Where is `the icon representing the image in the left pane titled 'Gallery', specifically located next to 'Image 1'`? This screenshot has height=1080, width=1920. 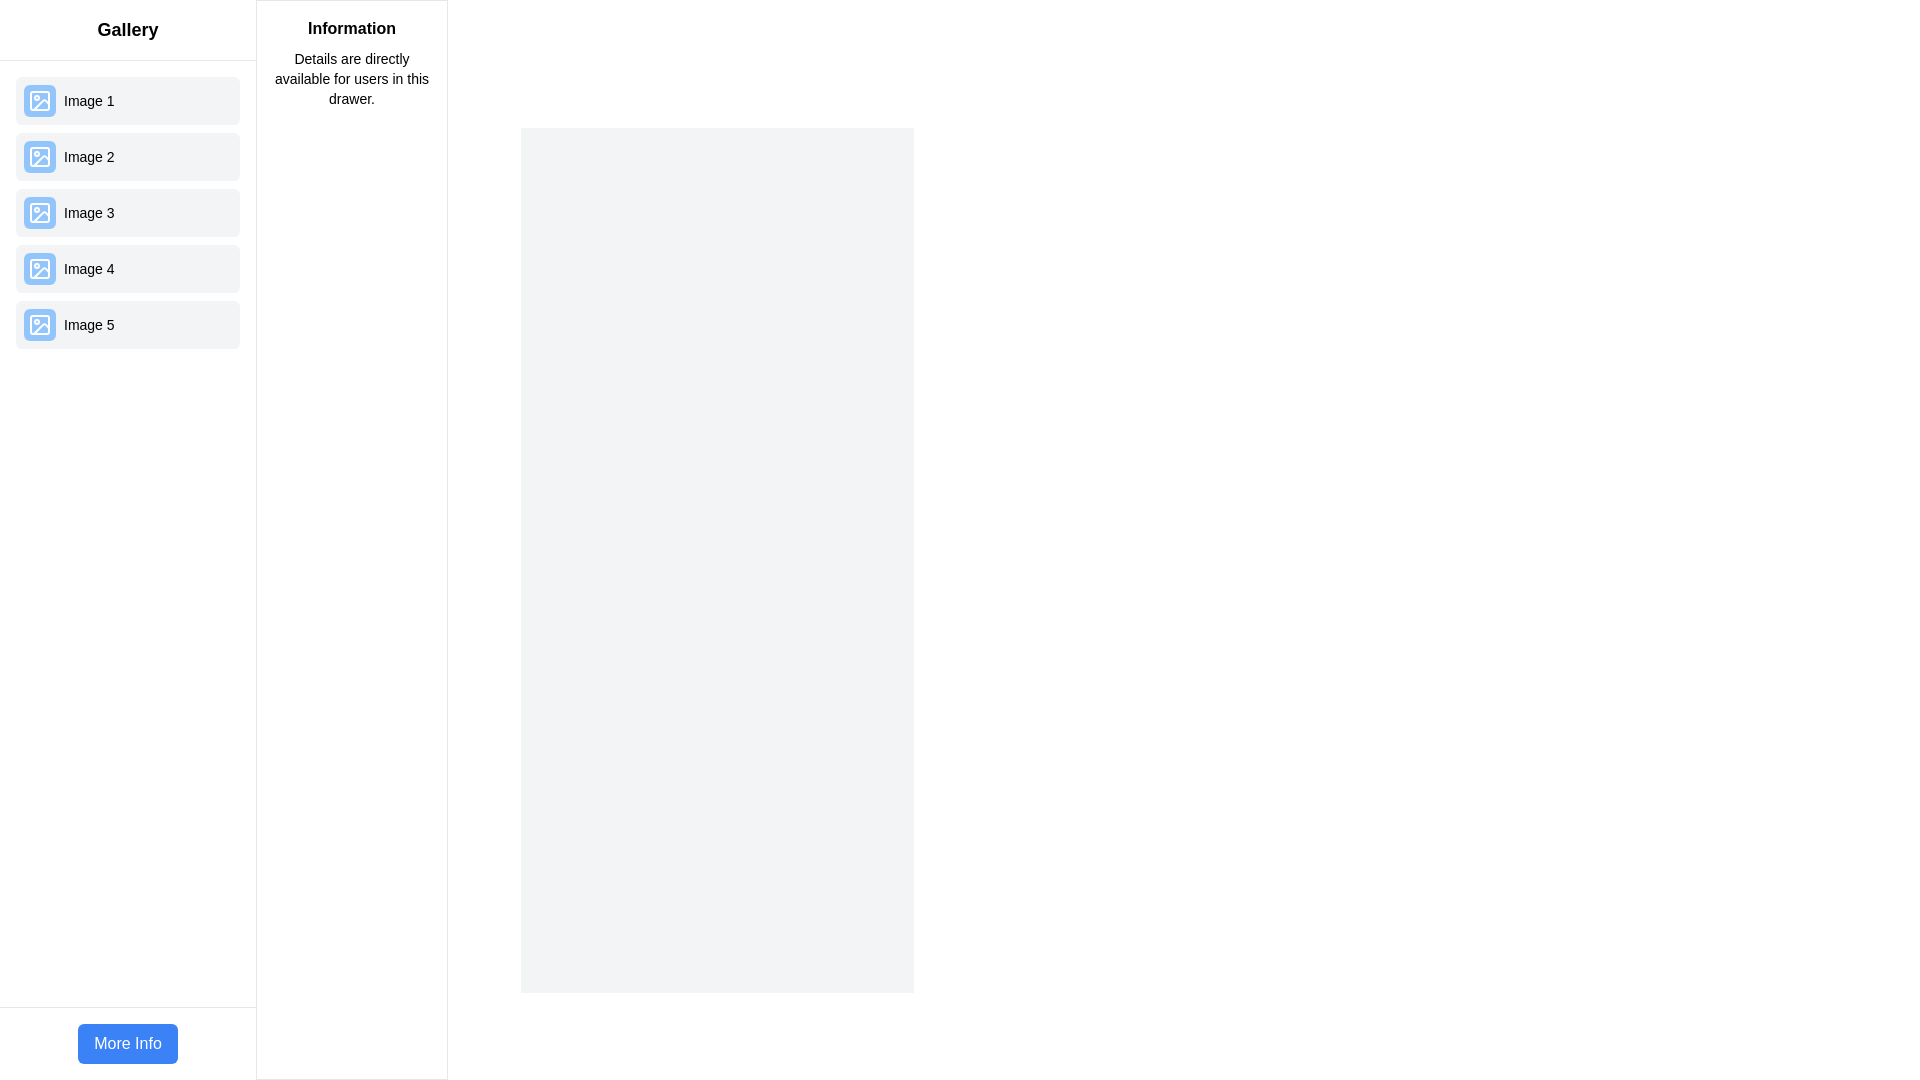
the icon representing the image in the left pane titled 'Gallery', specifically located next to 'Image 1' is located at coordinates (39, 100).